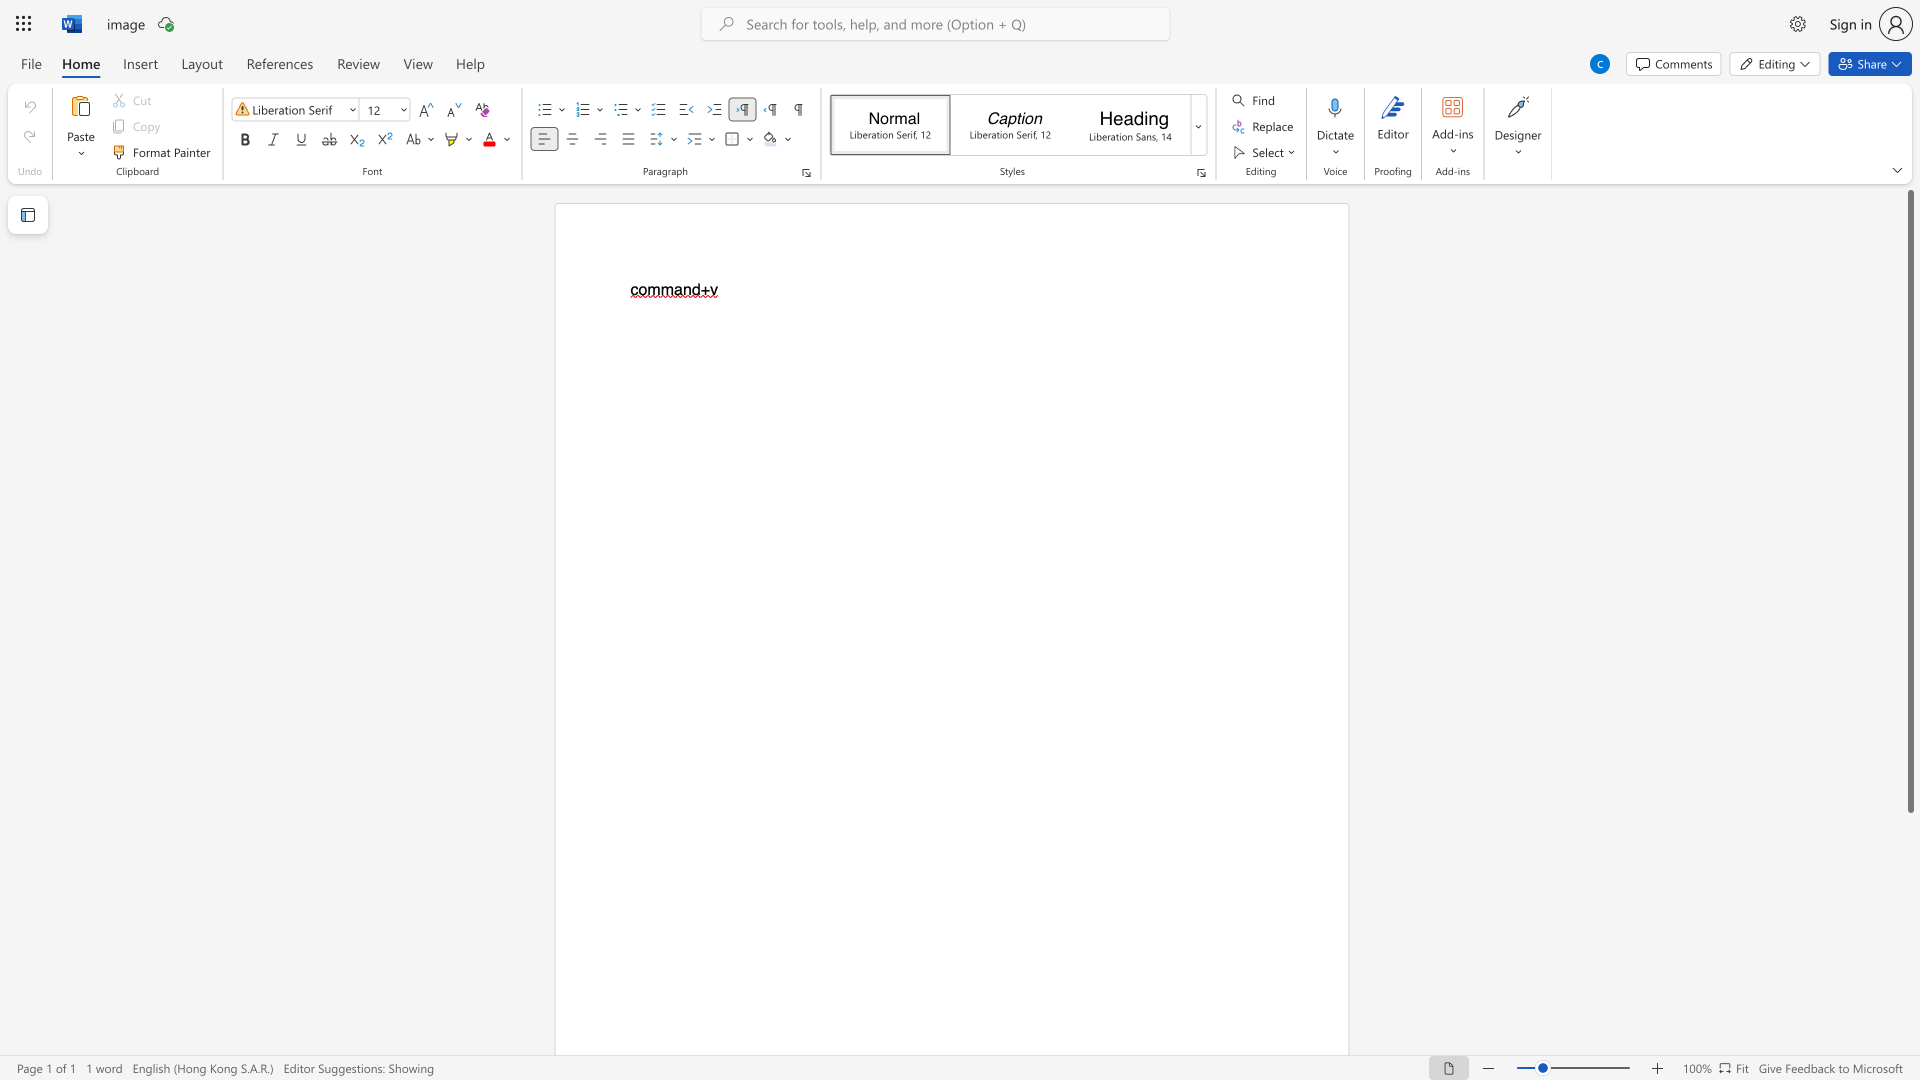  Describe the element at coordinates (1909, 948) in the screenshot. I see `the right-hand scrollbar to descend the page` at that location.